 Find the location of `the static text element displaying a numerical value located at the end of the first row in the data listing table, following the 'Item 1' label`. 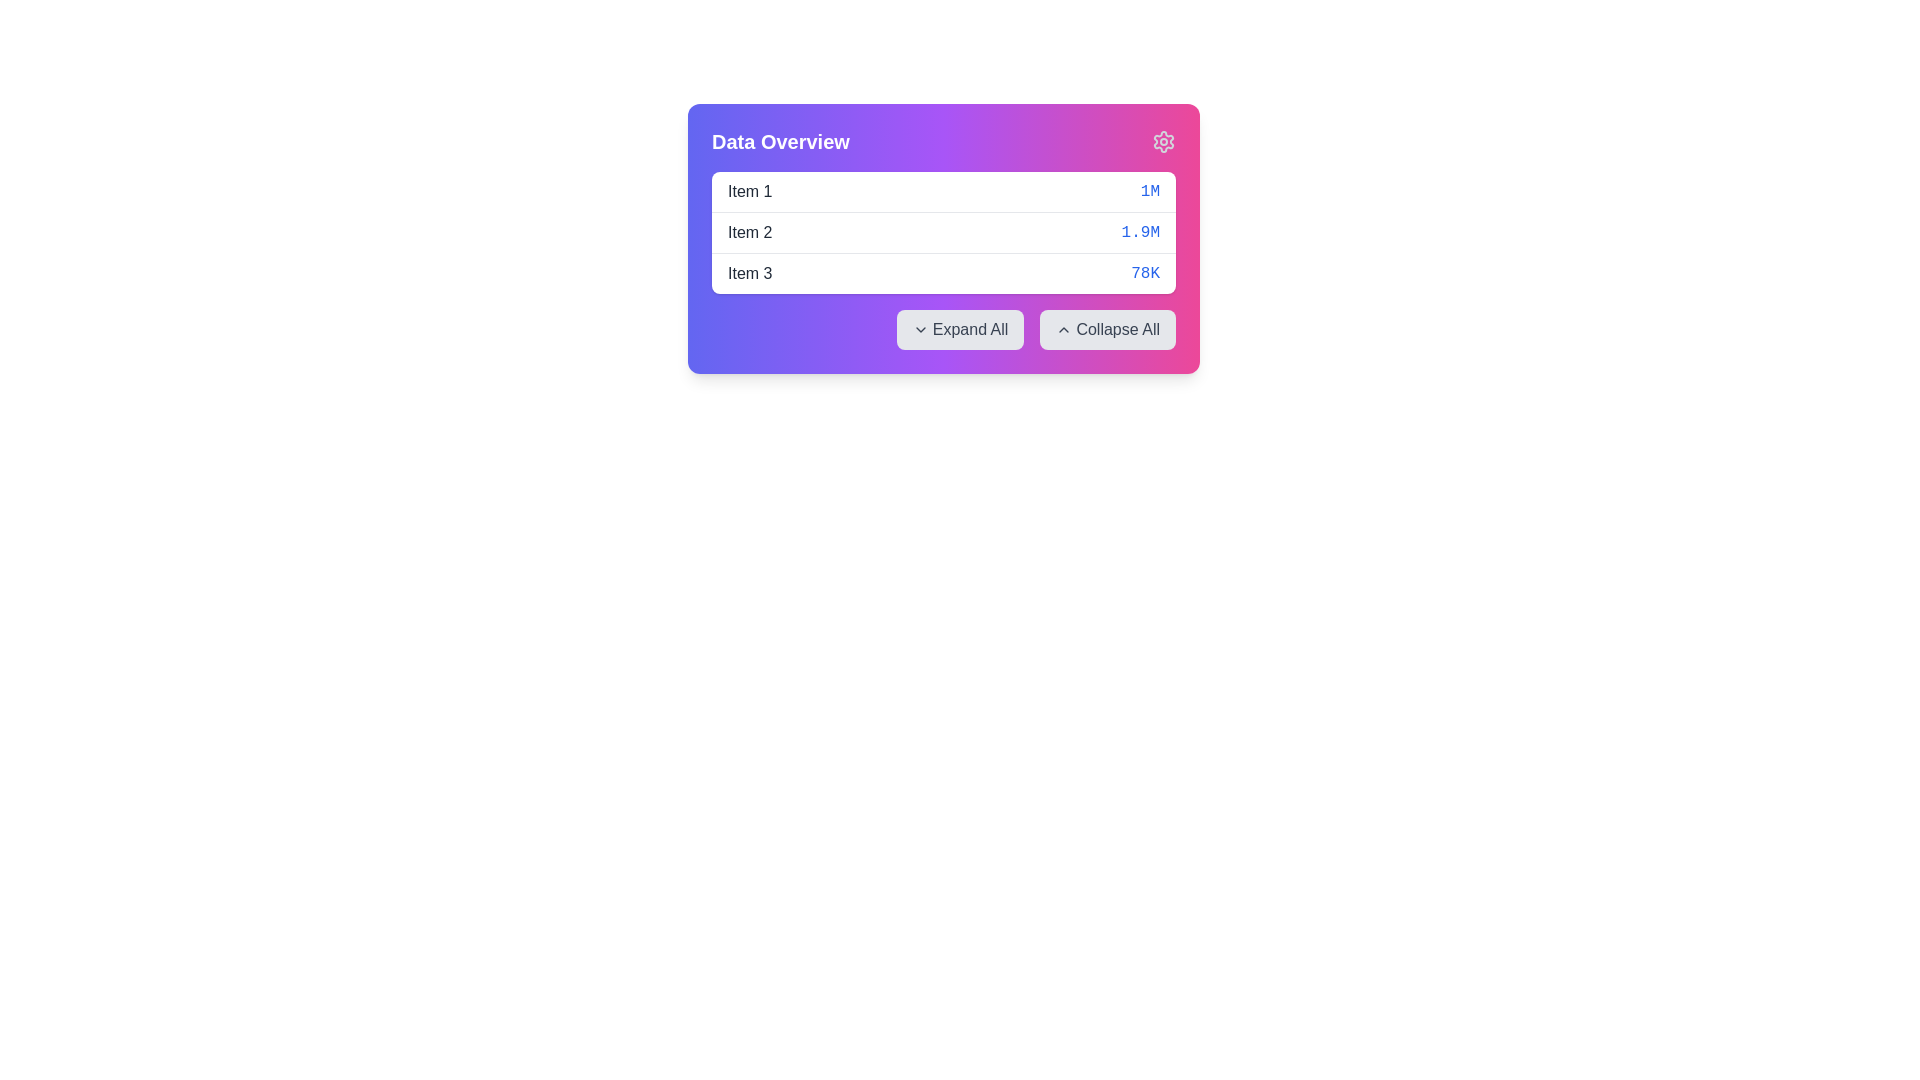

the static text element displaying a numerical value located at the end of the first row in the data listing table, following the 'Item 1' label is located at coordinates (1150, 192).